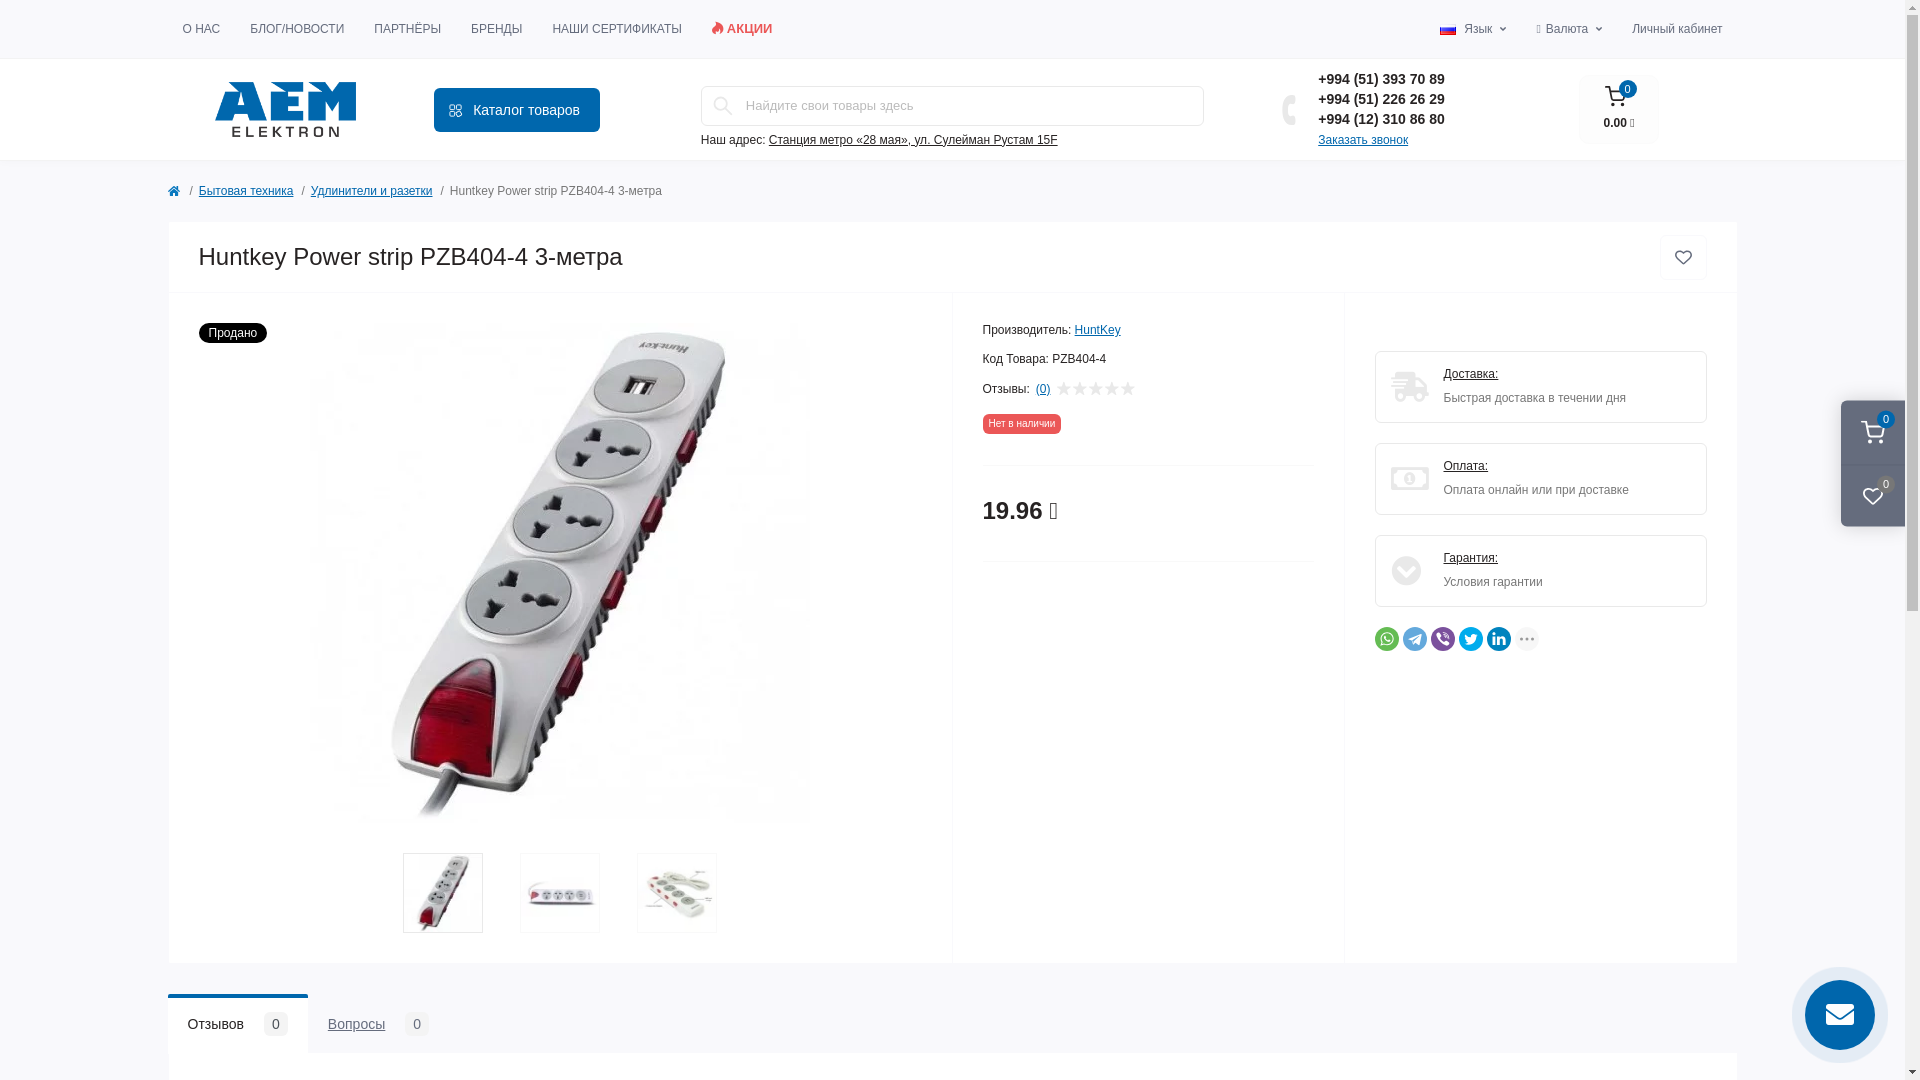  What do you see at coordinates (1429, 639) in the screenshot?
I see `'Viber'` at bounding box center [1429, 639].